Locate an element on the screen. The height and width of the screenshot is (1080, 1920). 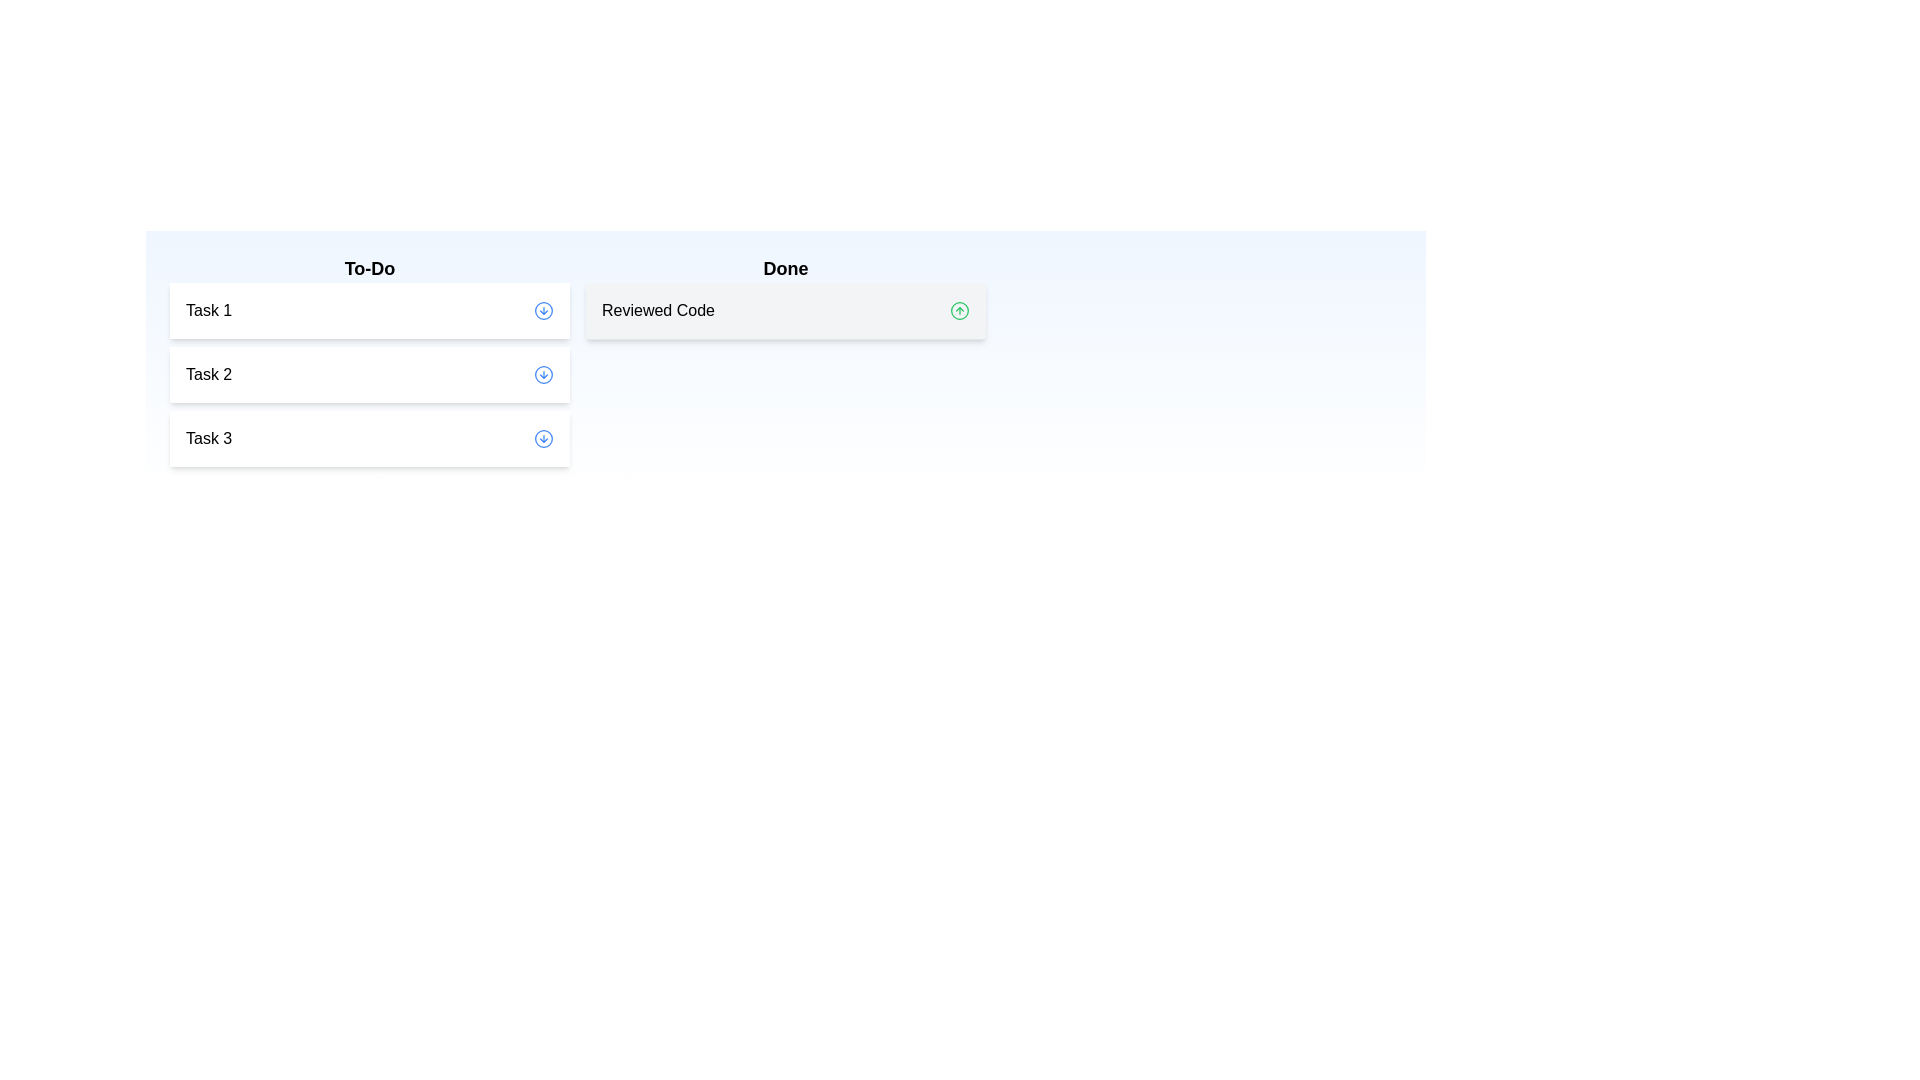
up arrow button next to the task 'Reviewed Code' in the 'Done' section to move it to the 'To-Do' list is located at coordinates (960, 311).